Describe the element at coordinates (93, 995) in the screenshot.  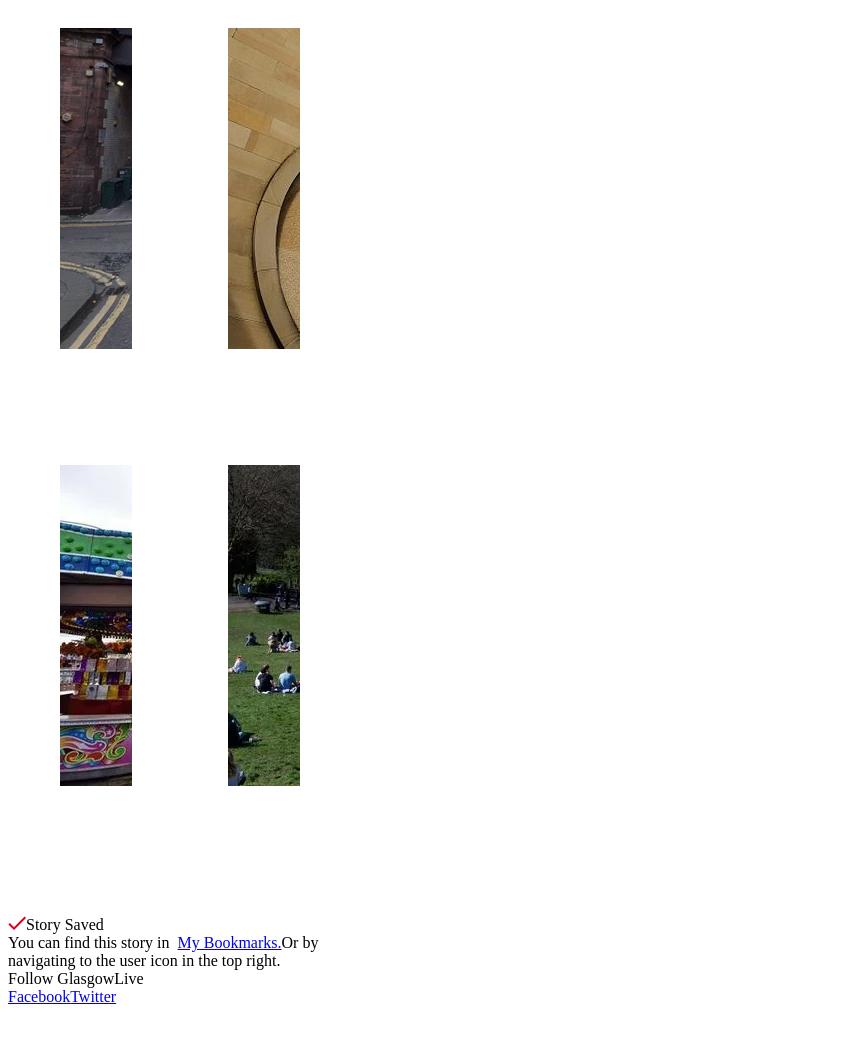
I see `'Twitter'` at that location.